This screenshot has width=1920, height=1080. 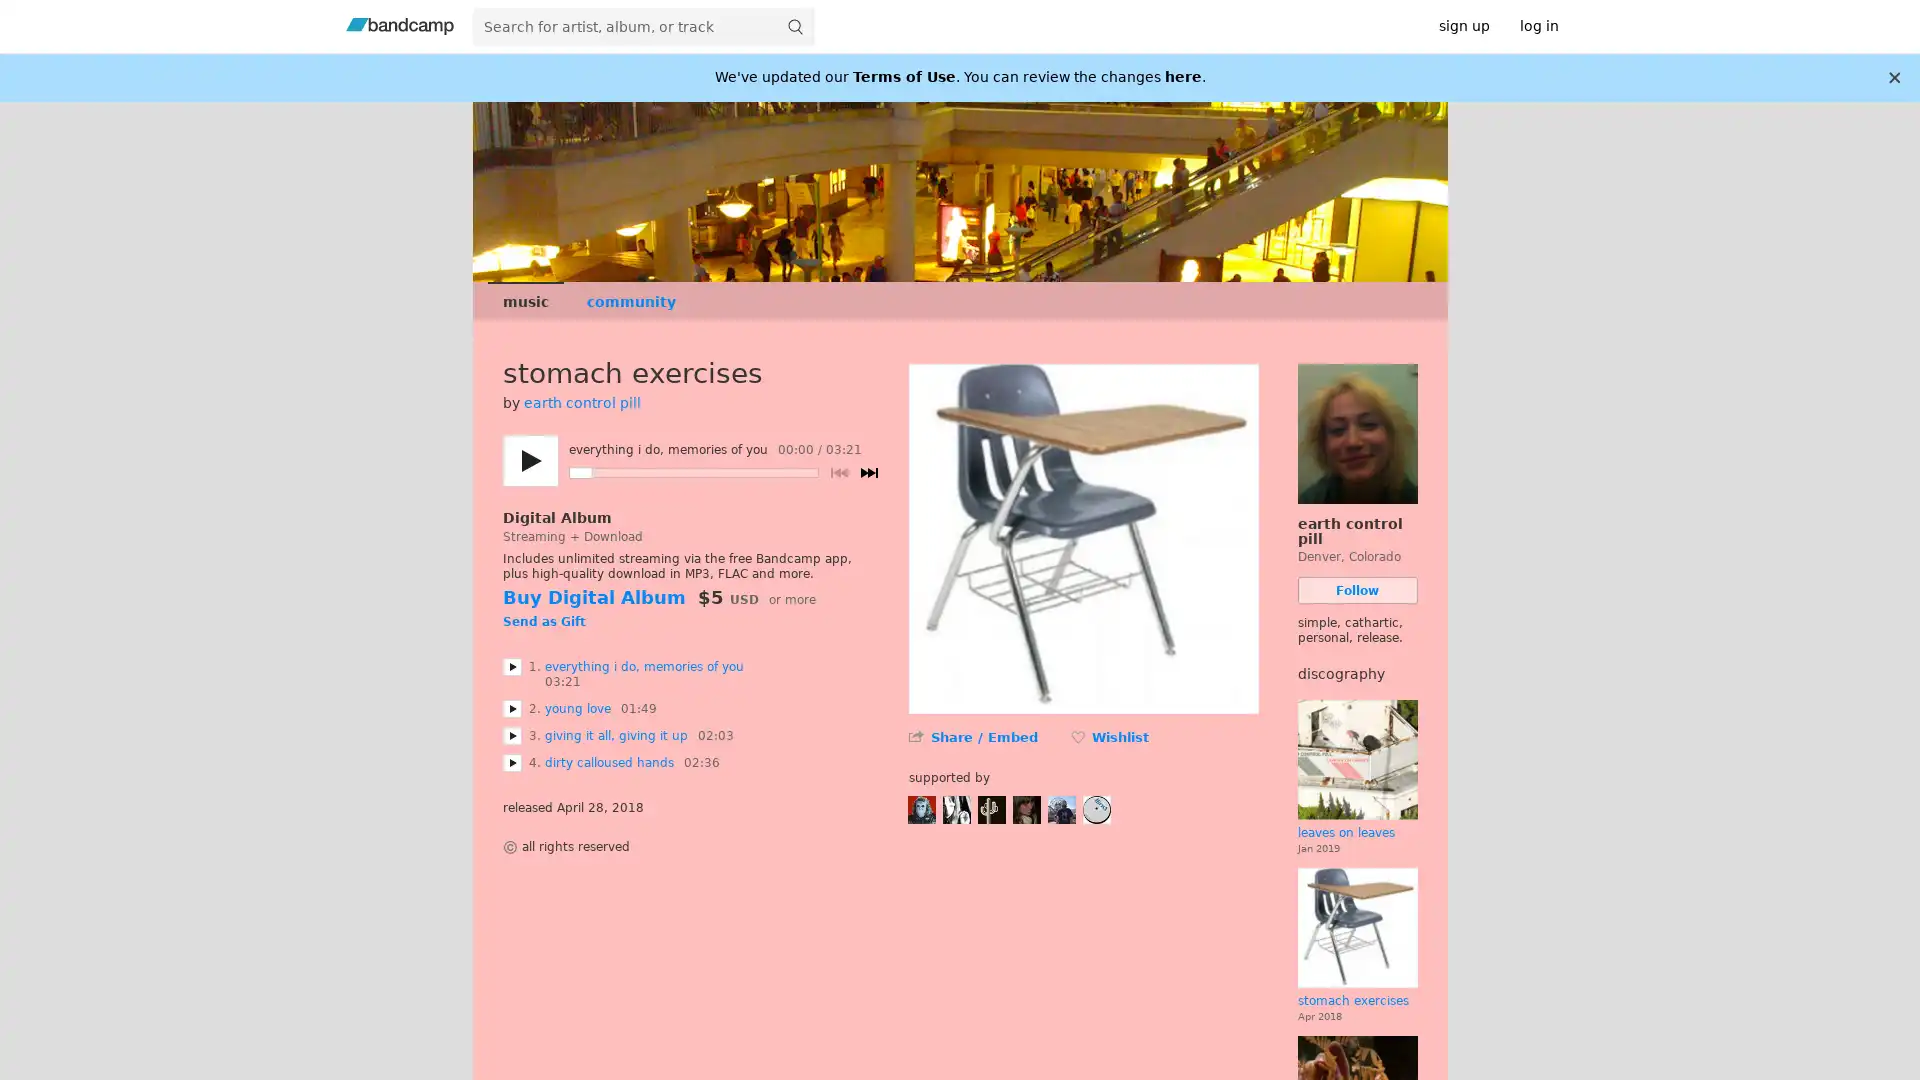 What do you see at coordinates (983, 737) in the screenshot?
I see `Share / Embed` at bounding box center [983, 737].